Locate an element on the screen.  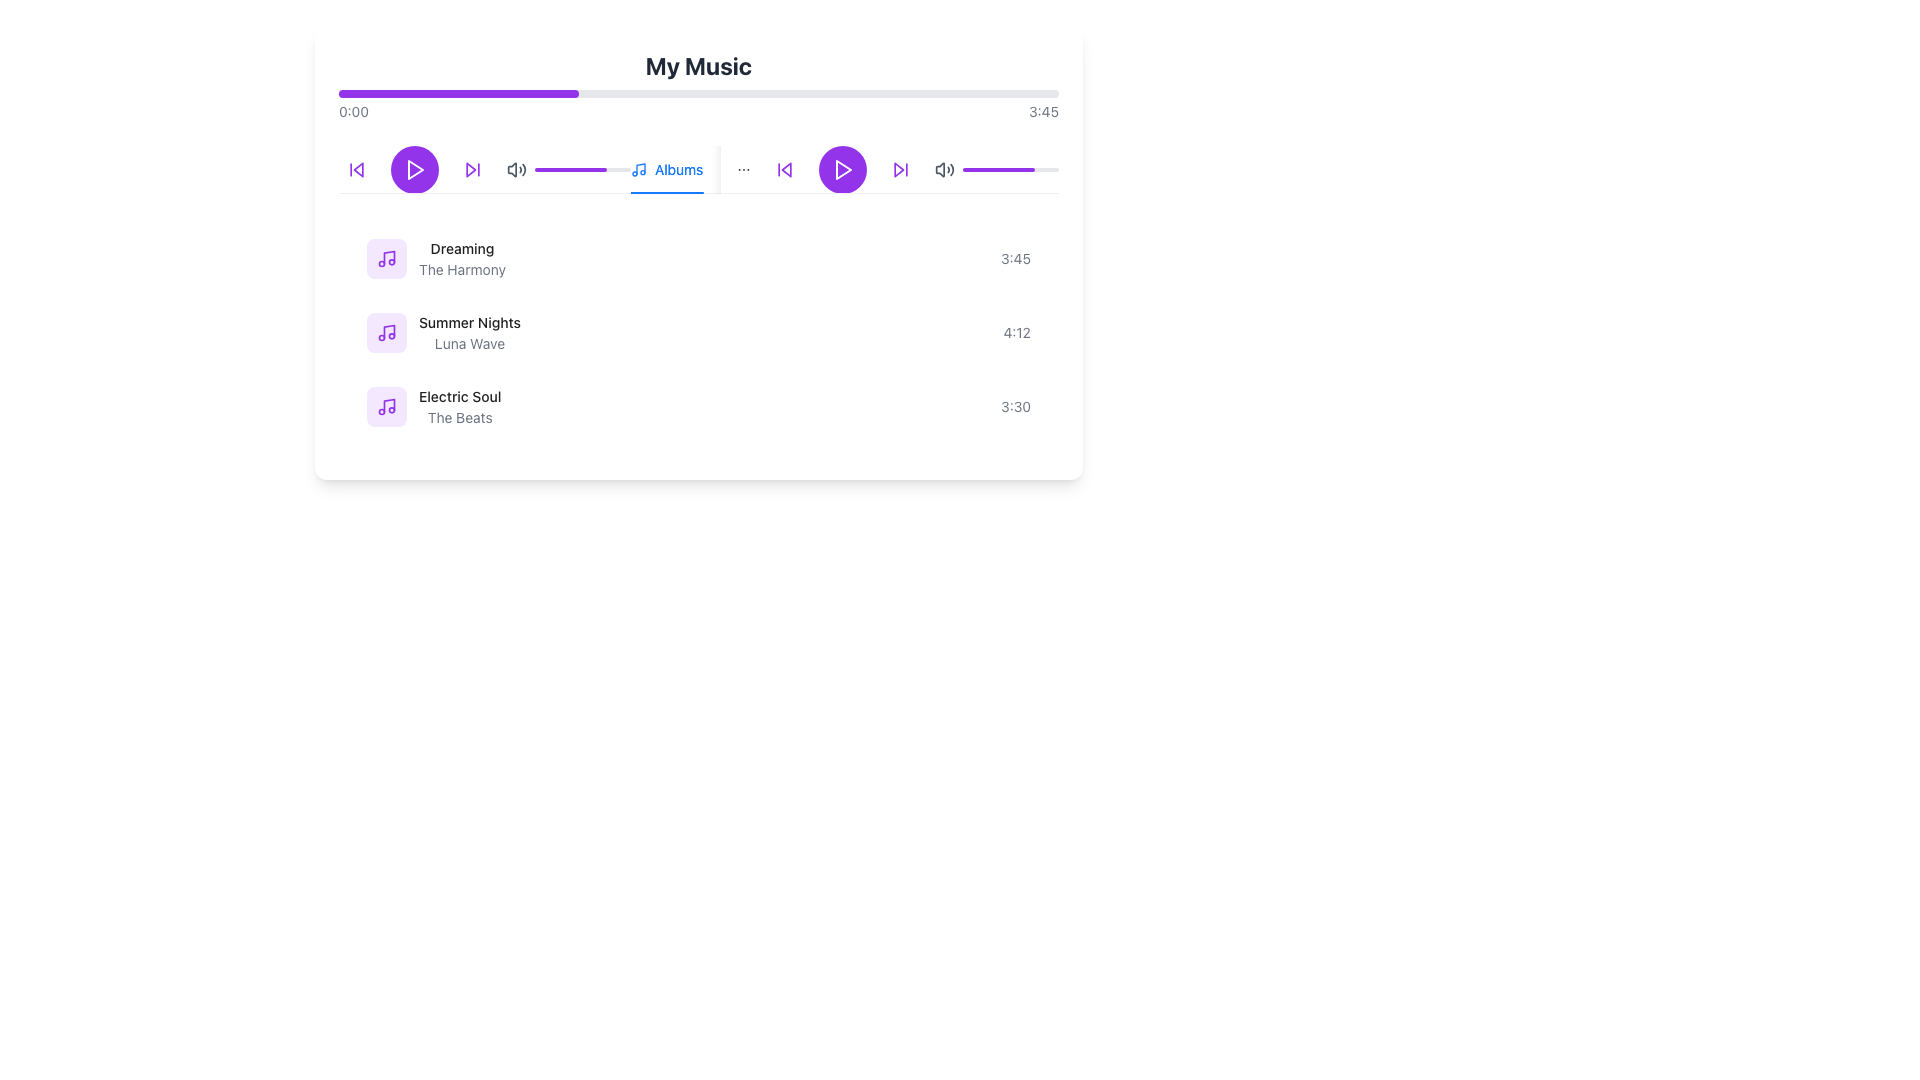
the small blue musical note icon located to the left of the 'Albums' text label in the application's toolbar is located at coordinates (637, 168).